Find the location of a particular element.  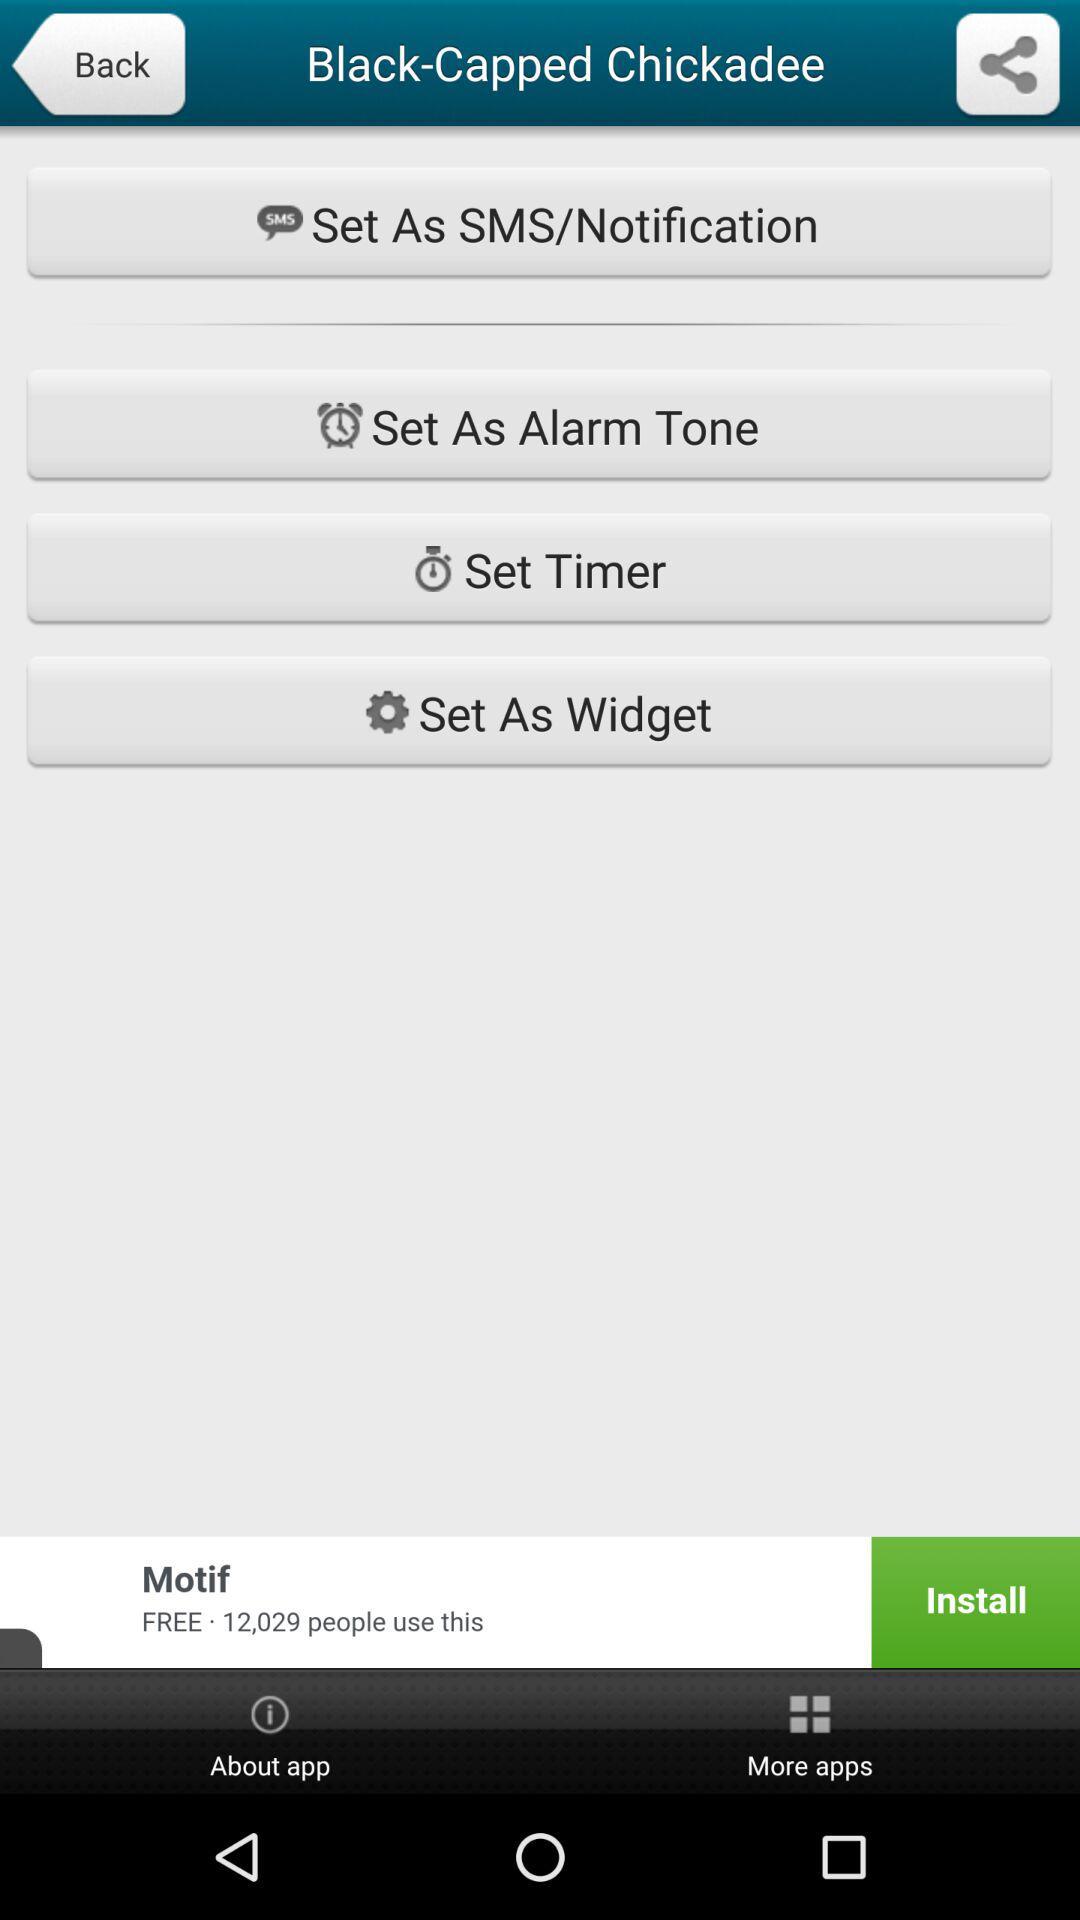

share information is located at coordinates (1007, 66).